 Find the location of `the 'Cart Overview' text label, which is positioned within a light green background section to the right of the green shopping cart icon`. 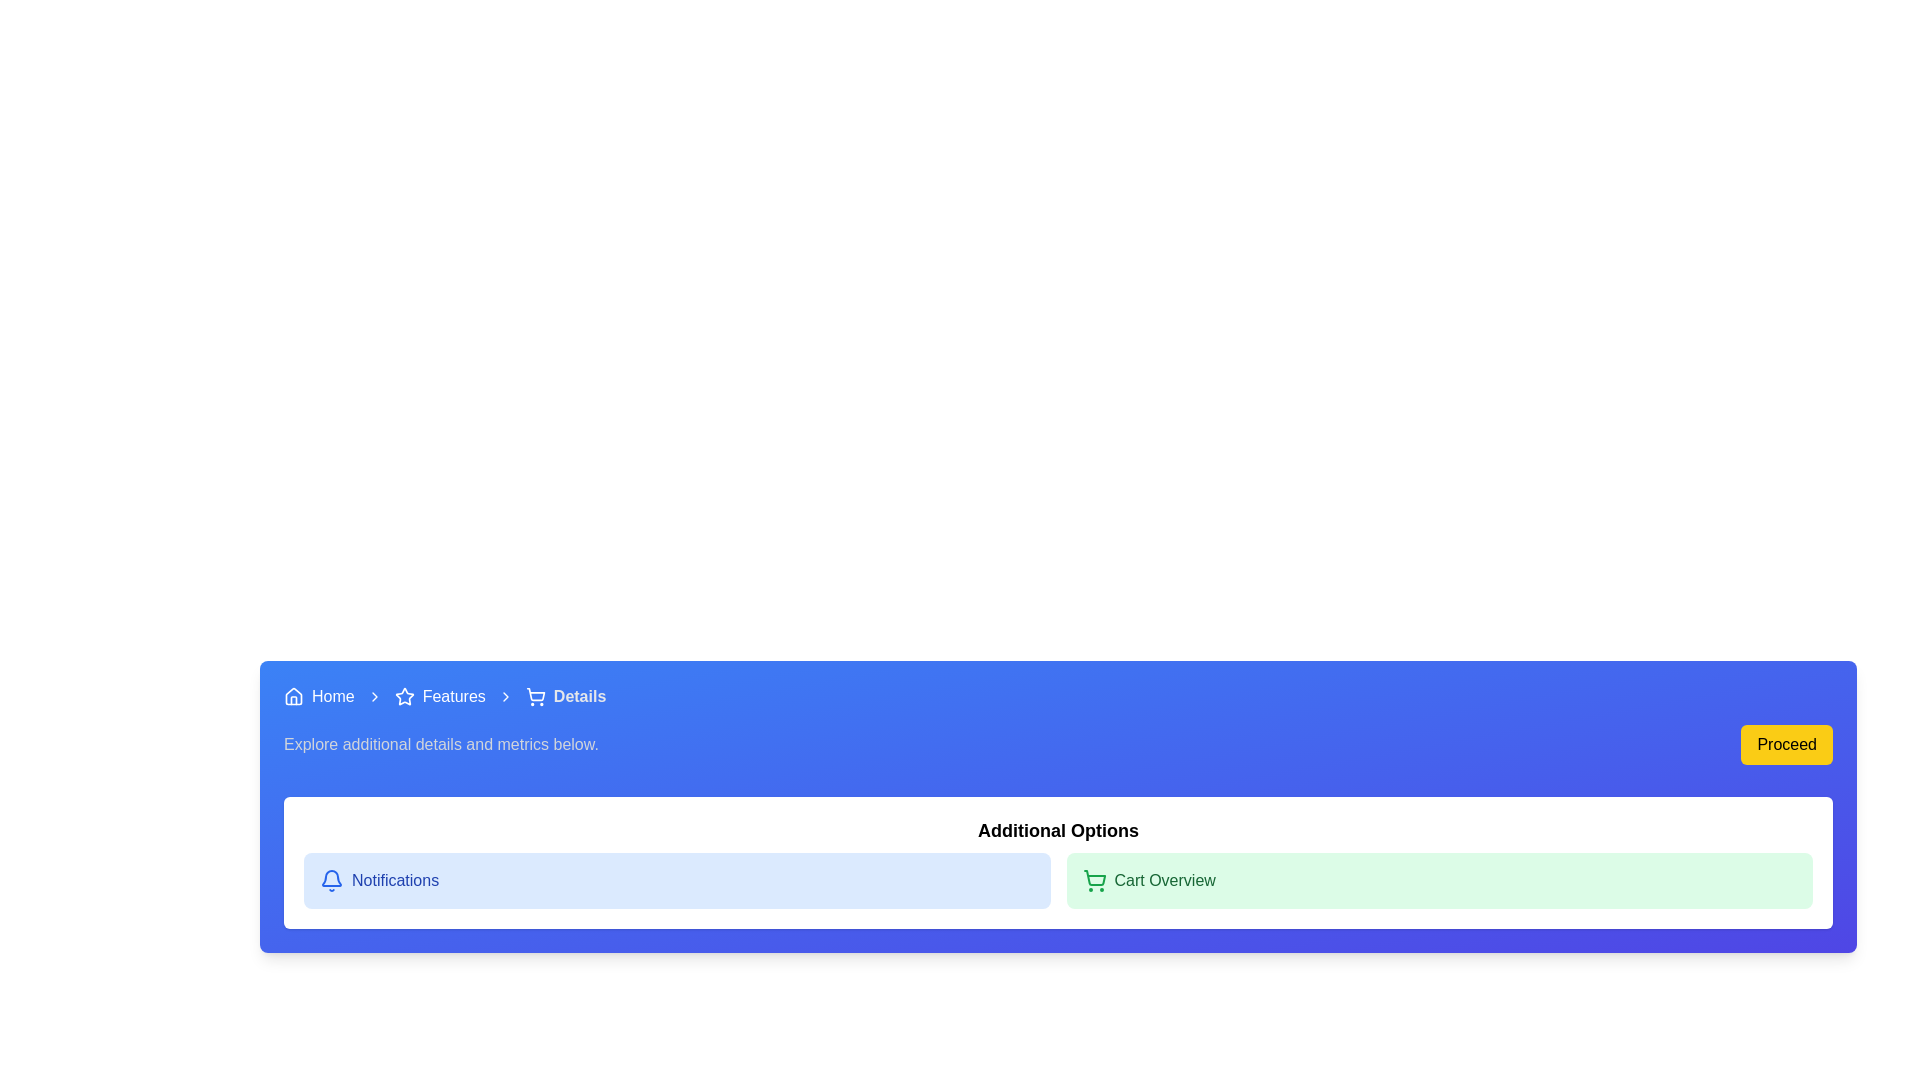

the 'Cart Overview' text label, which is positioned within a light green background section to the right of the green shopping cart icon is located at coordinates (1165, 879).